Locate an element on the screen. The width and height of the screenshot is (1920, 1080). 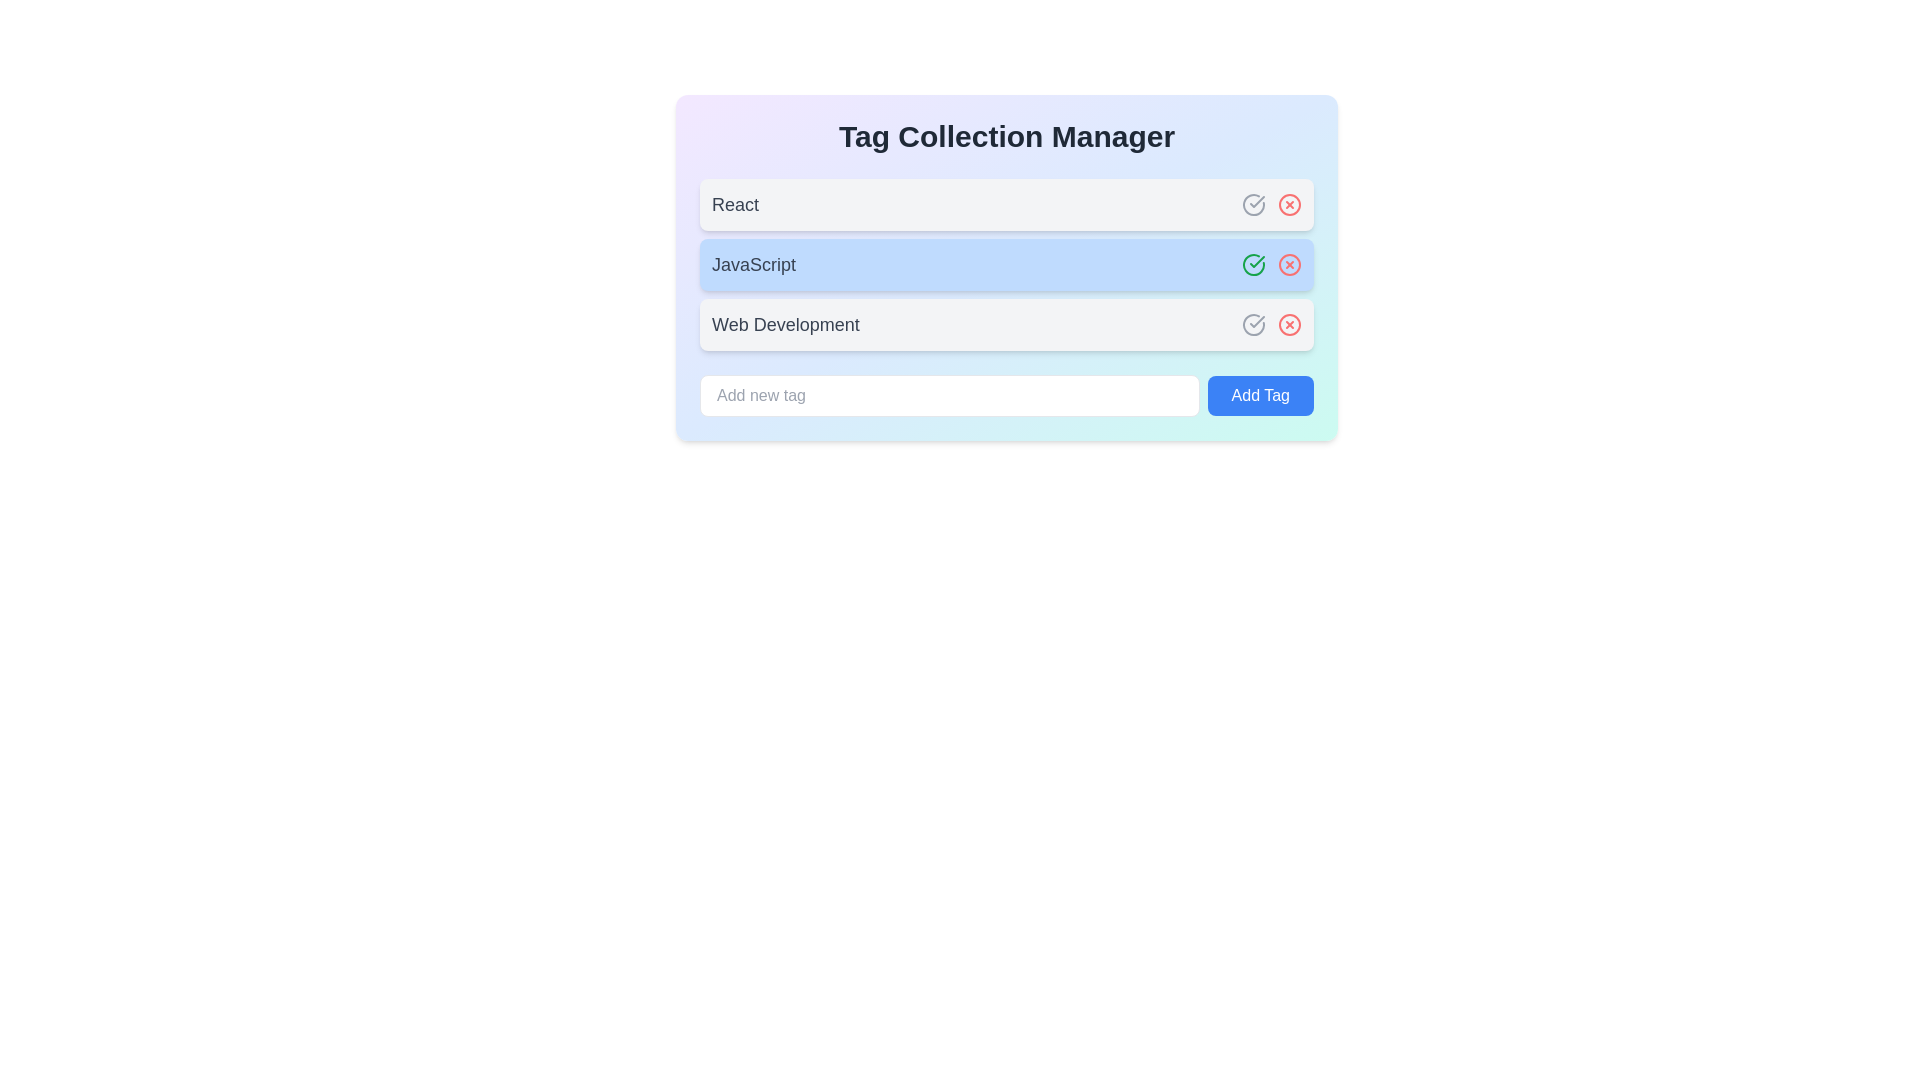
the circular red button with a white 'X' symbol, which is the third icon in the row next to the 'Web Development' tag, to observe any additional visual feedback is located at coordinates (1290, 323).